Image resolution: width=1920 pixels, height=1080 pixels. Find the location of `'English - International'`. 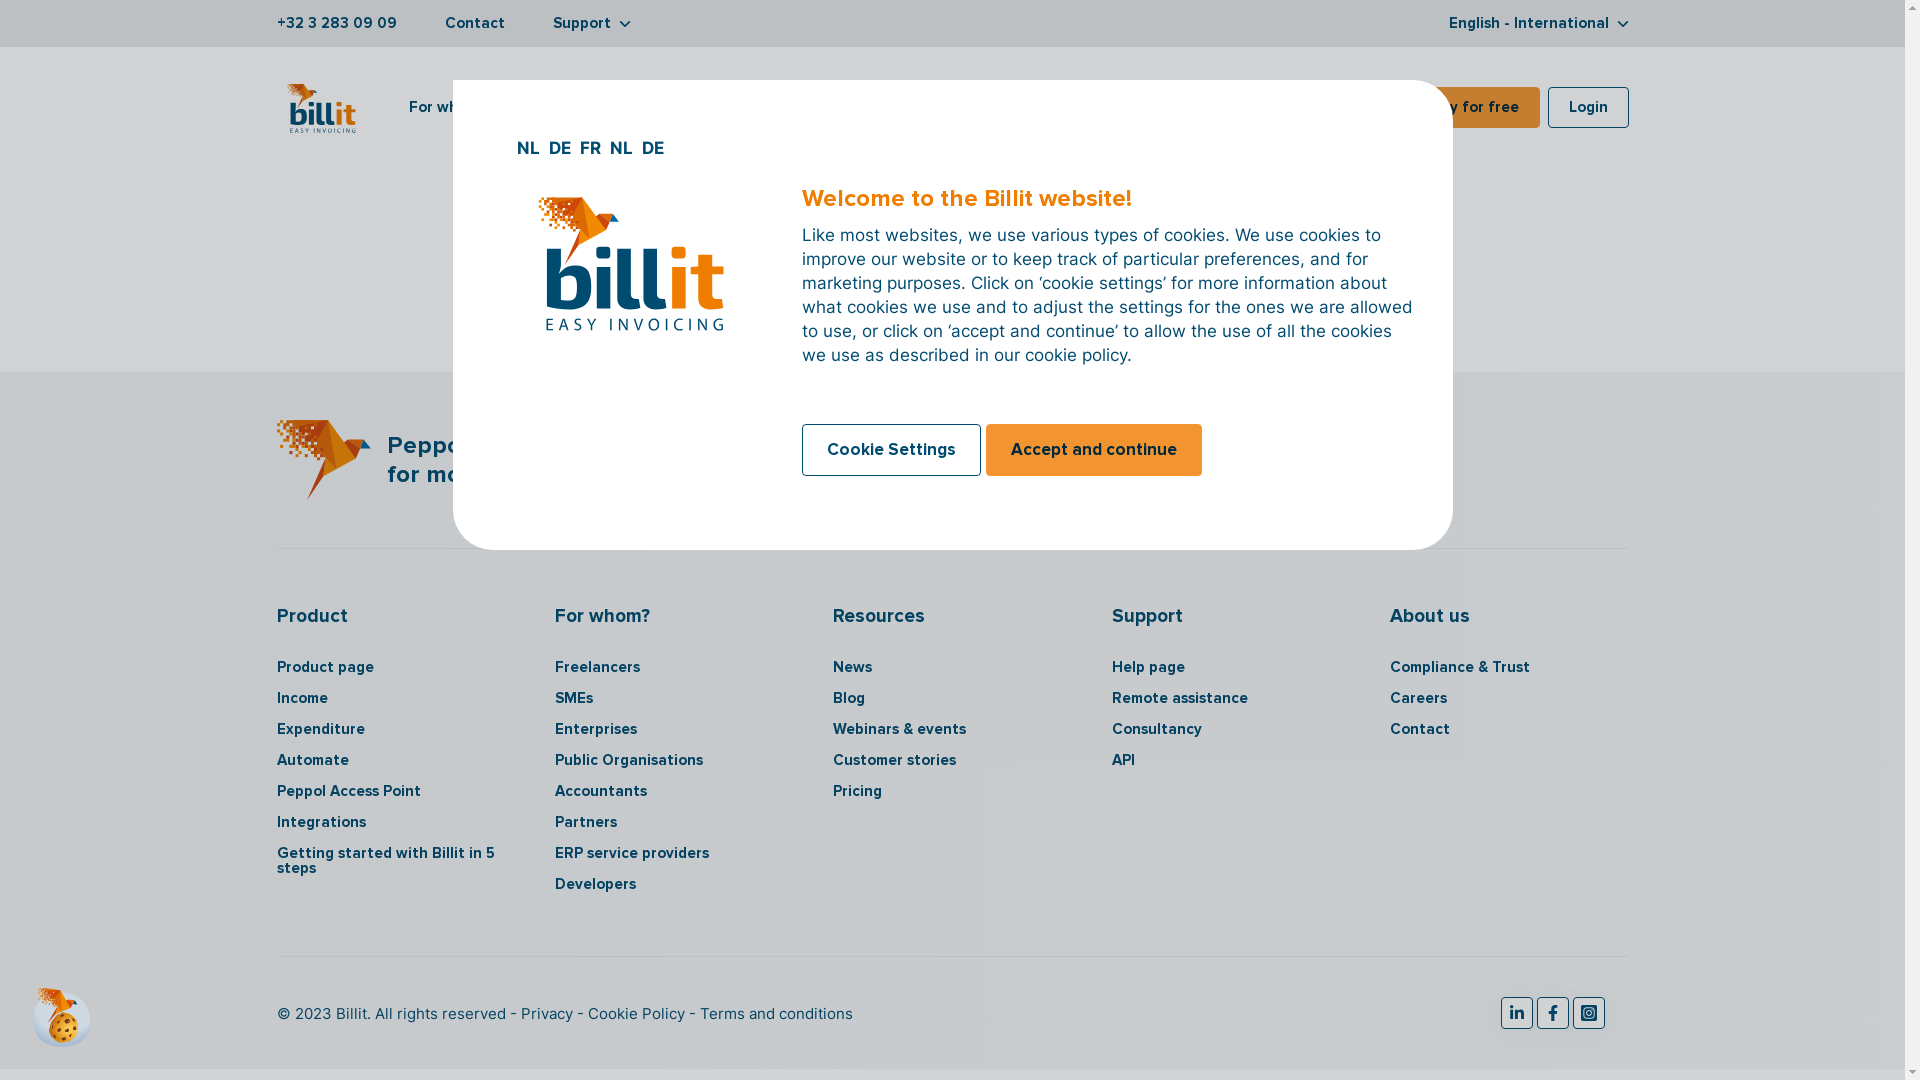

'English - International' is located at coordinates (1536, 23).